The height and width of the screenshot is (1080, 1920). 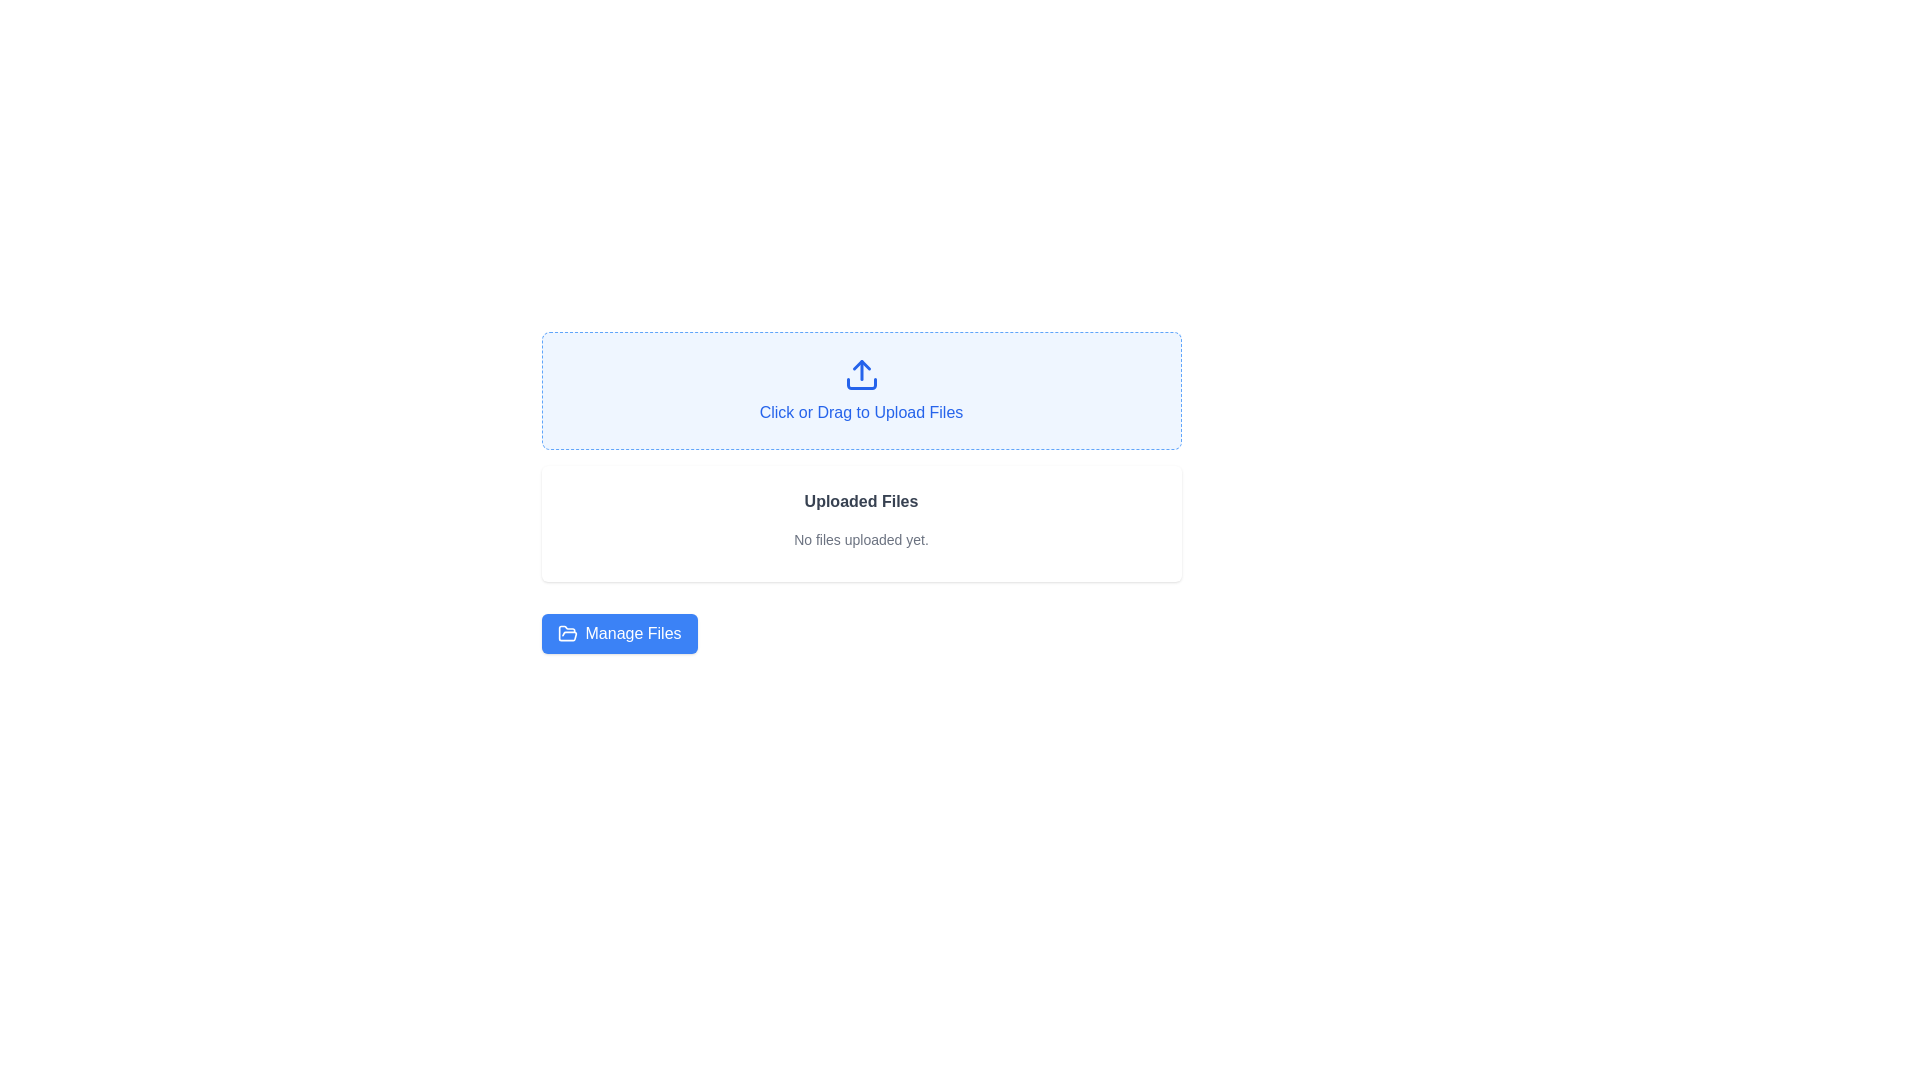 What do you see at coordinates (861, 374) in the screenshot?
I see `the blue upload icon shaped like an upward-pointing arrow, which is centrally positioned within the light blue box labeled 'Click or Drag to Upload Files'` at bounding box center [861, 374].